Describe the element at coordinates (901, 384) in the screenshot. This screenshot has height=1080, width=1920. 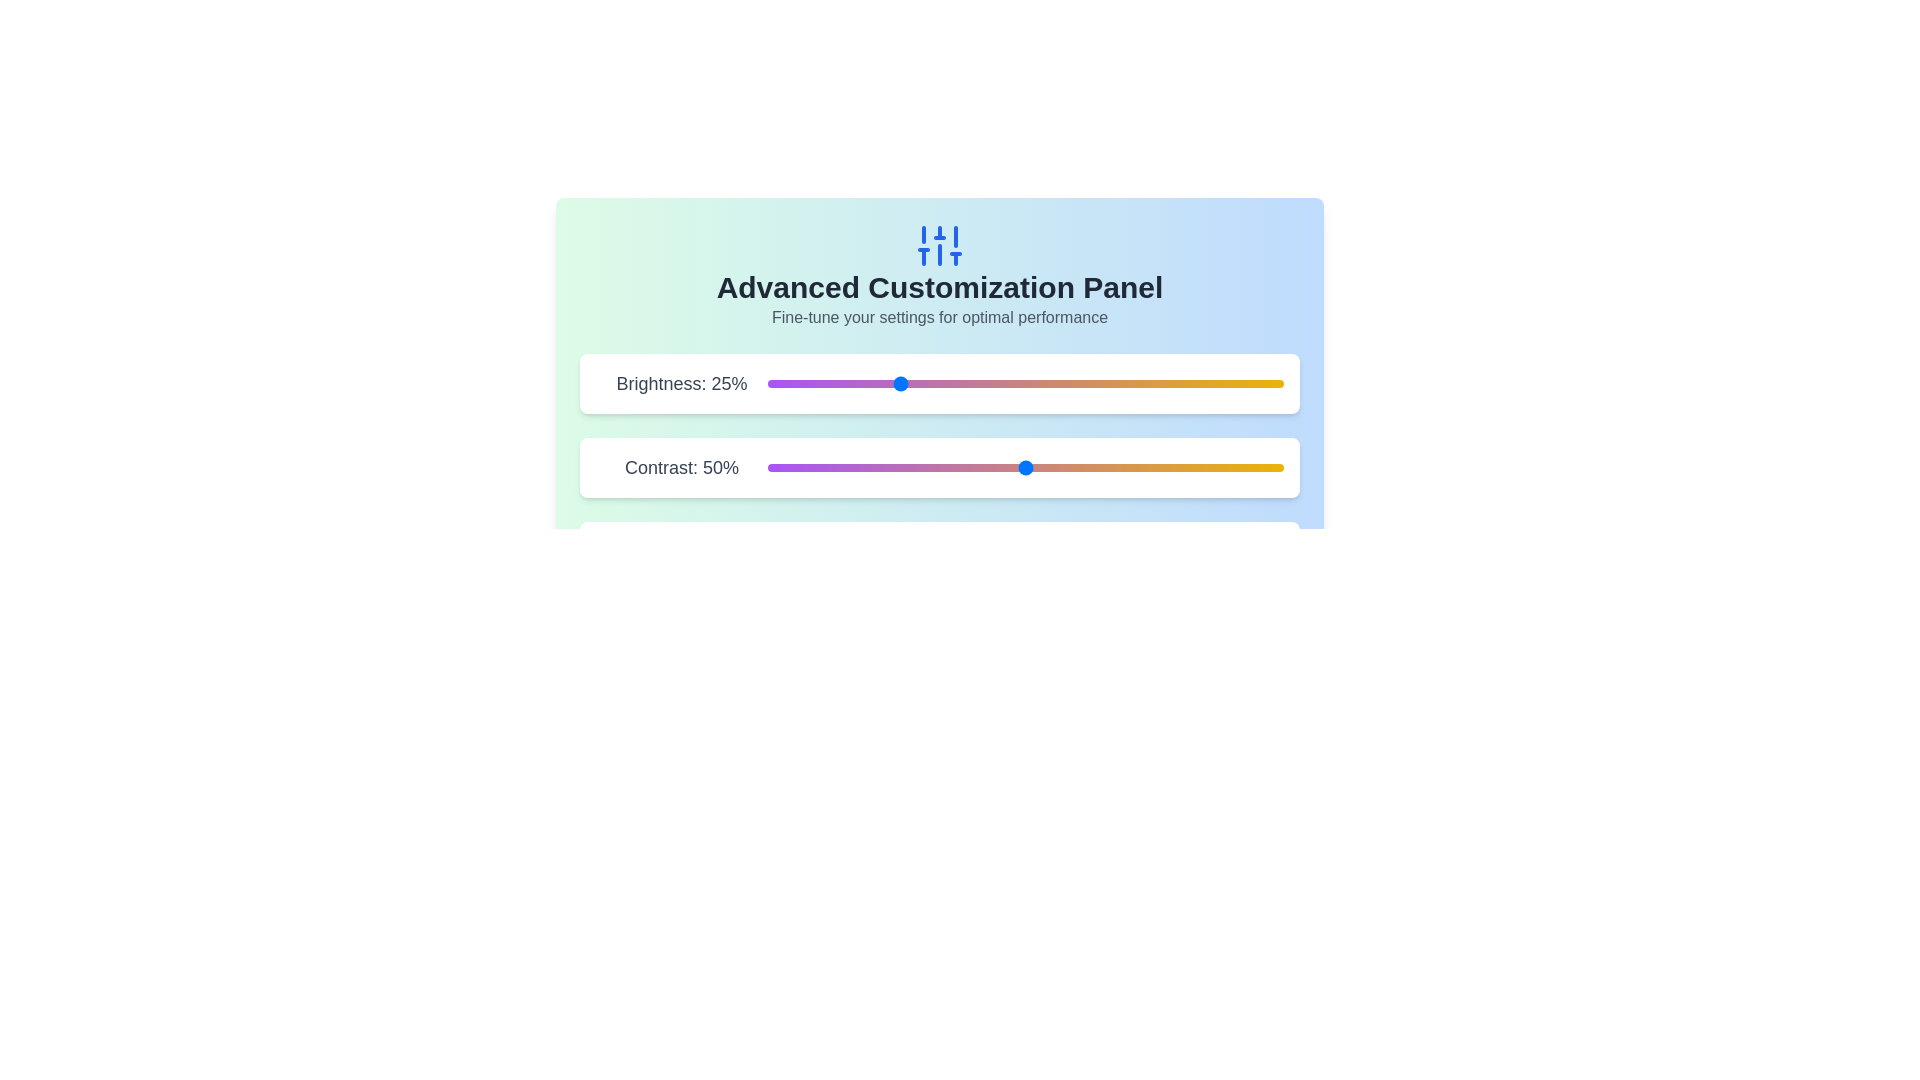
I see `the brightness slider to 26%` at that location.